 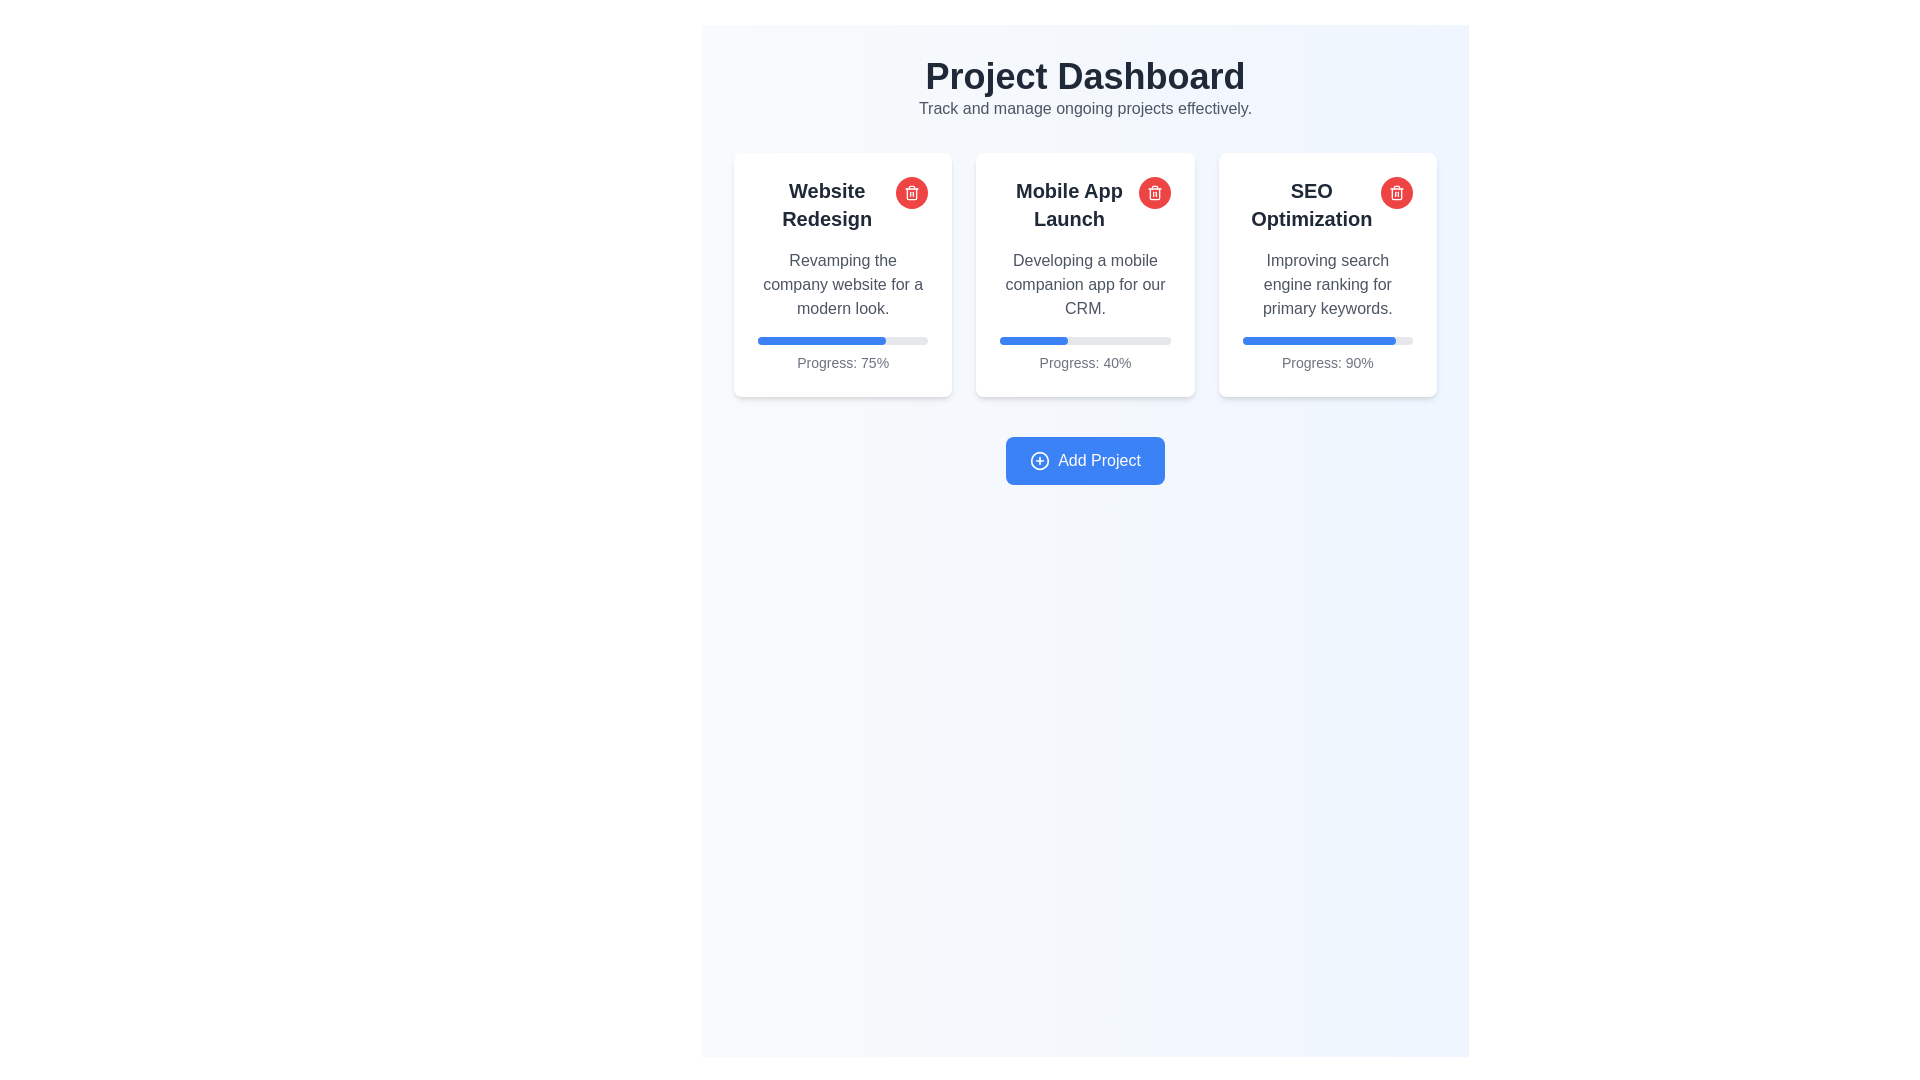 What do you see at coordinates (843, 362) in the screenshot?
I see `display text showing the project completion percentage located at the bottom of the 'Website Redesign' card beneath the blue progress bar` at bounding box center [843, 362].